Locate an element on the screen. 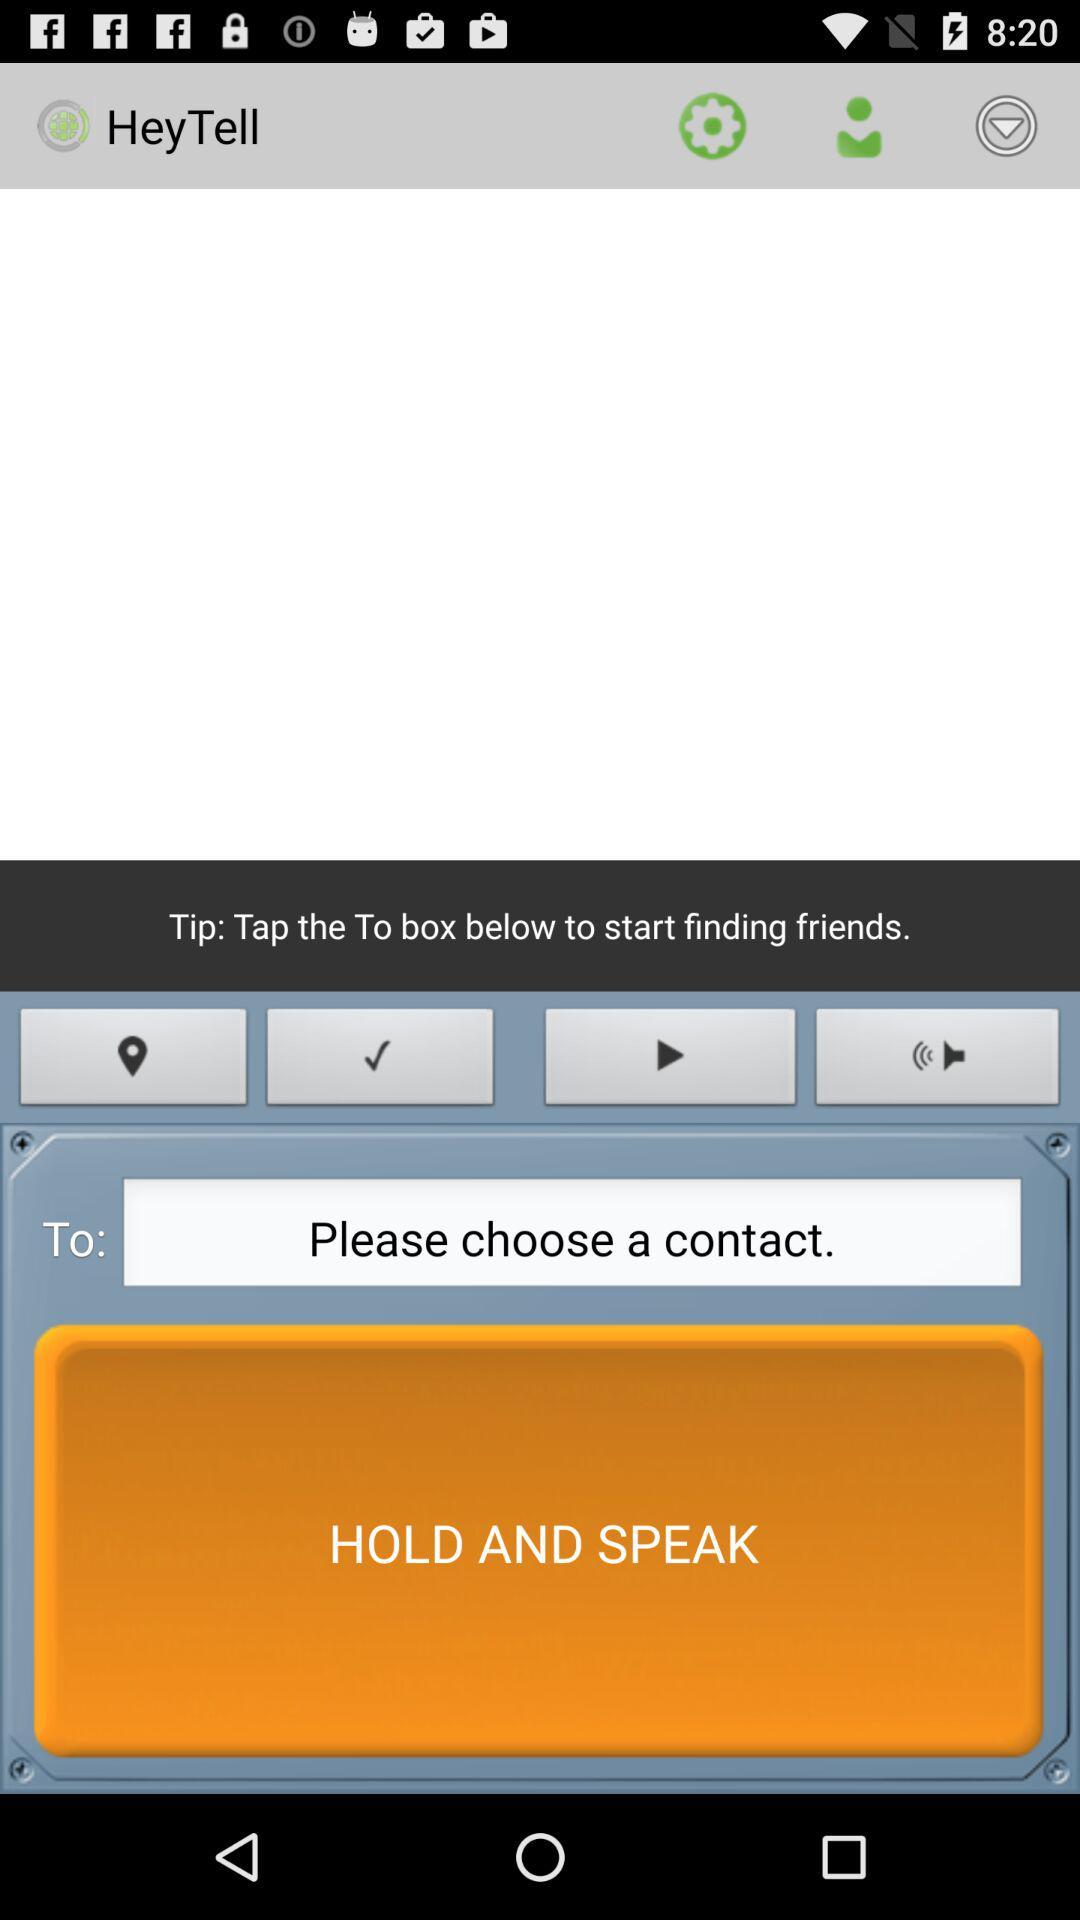 The height and width of the screenshot is (1920, 1080). icon above the please choose a icon is located at coordinates (937, 1061).